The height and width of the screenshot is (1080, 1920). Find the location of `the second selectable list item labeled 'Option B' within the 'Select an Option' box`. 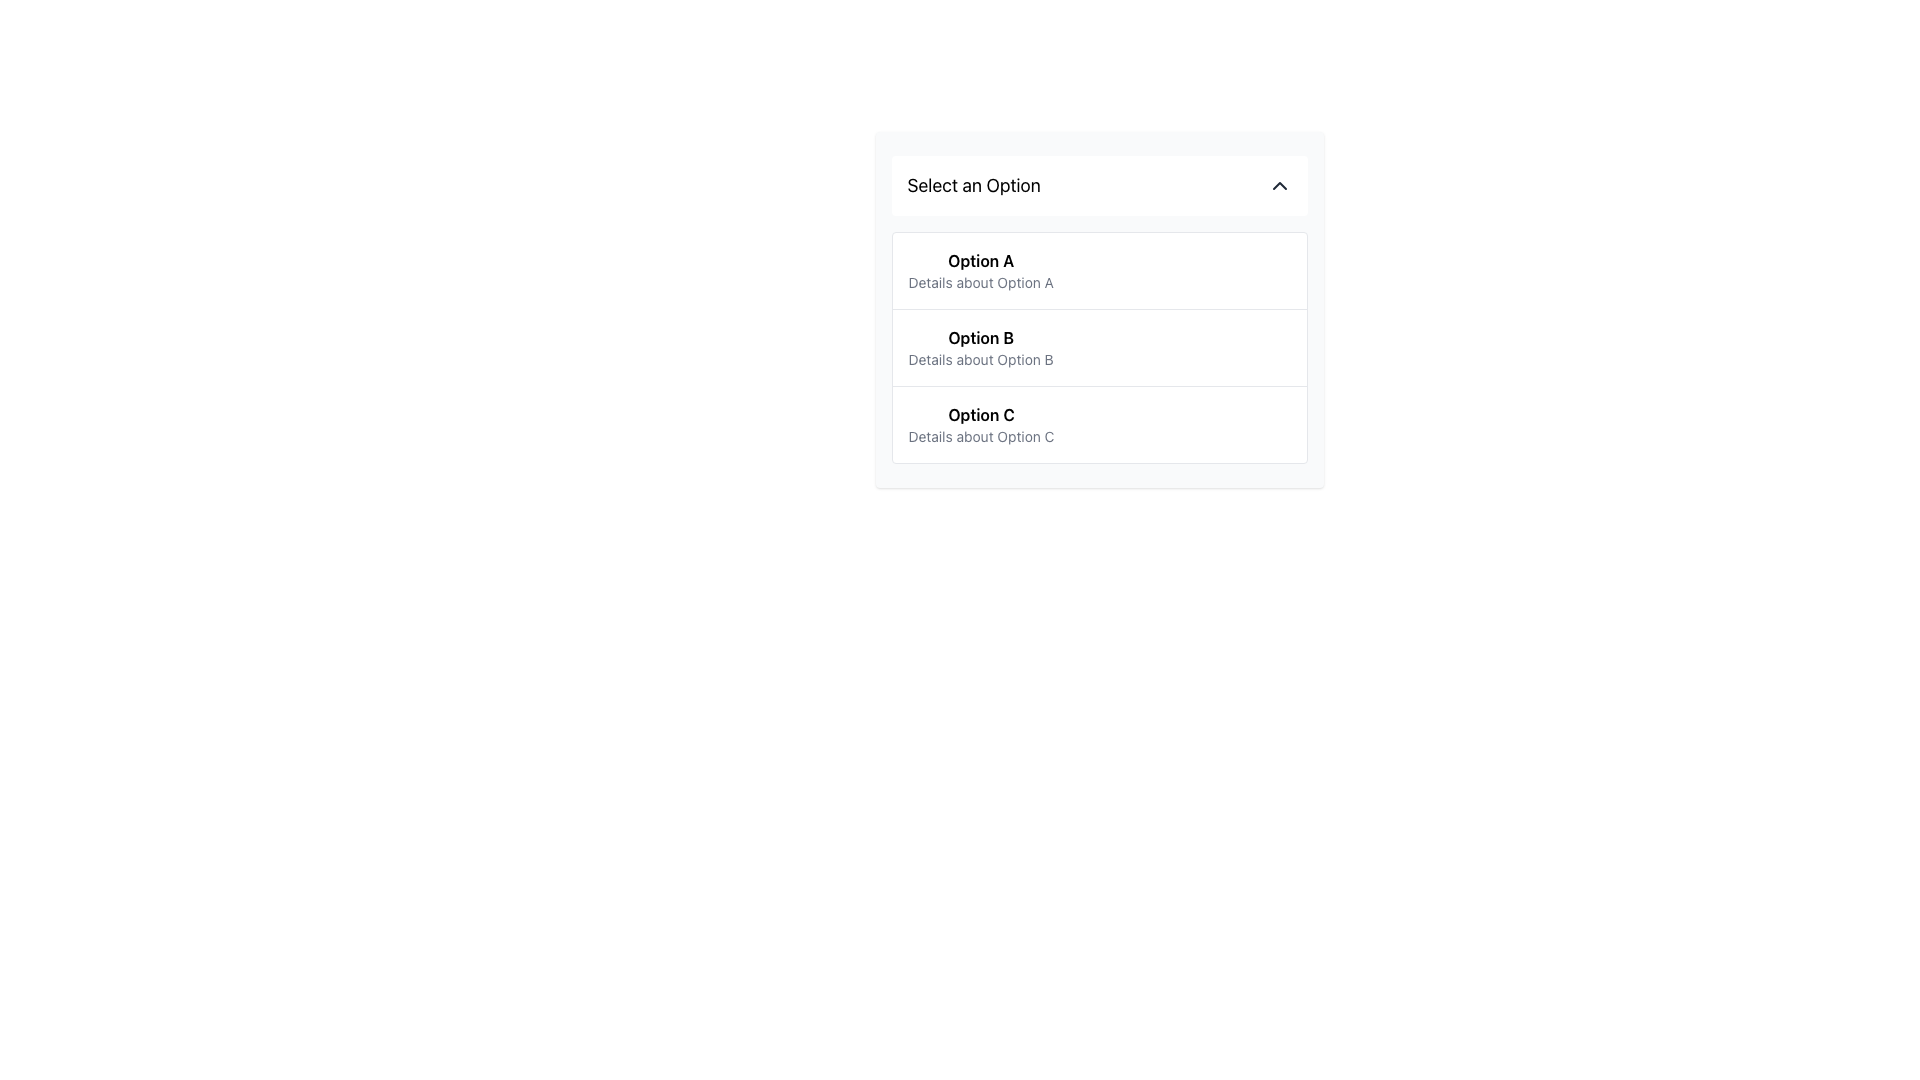

the second selectable list item labeled 'Option B' within the 'Select an Option' box is located at coordinates (1098, 346).